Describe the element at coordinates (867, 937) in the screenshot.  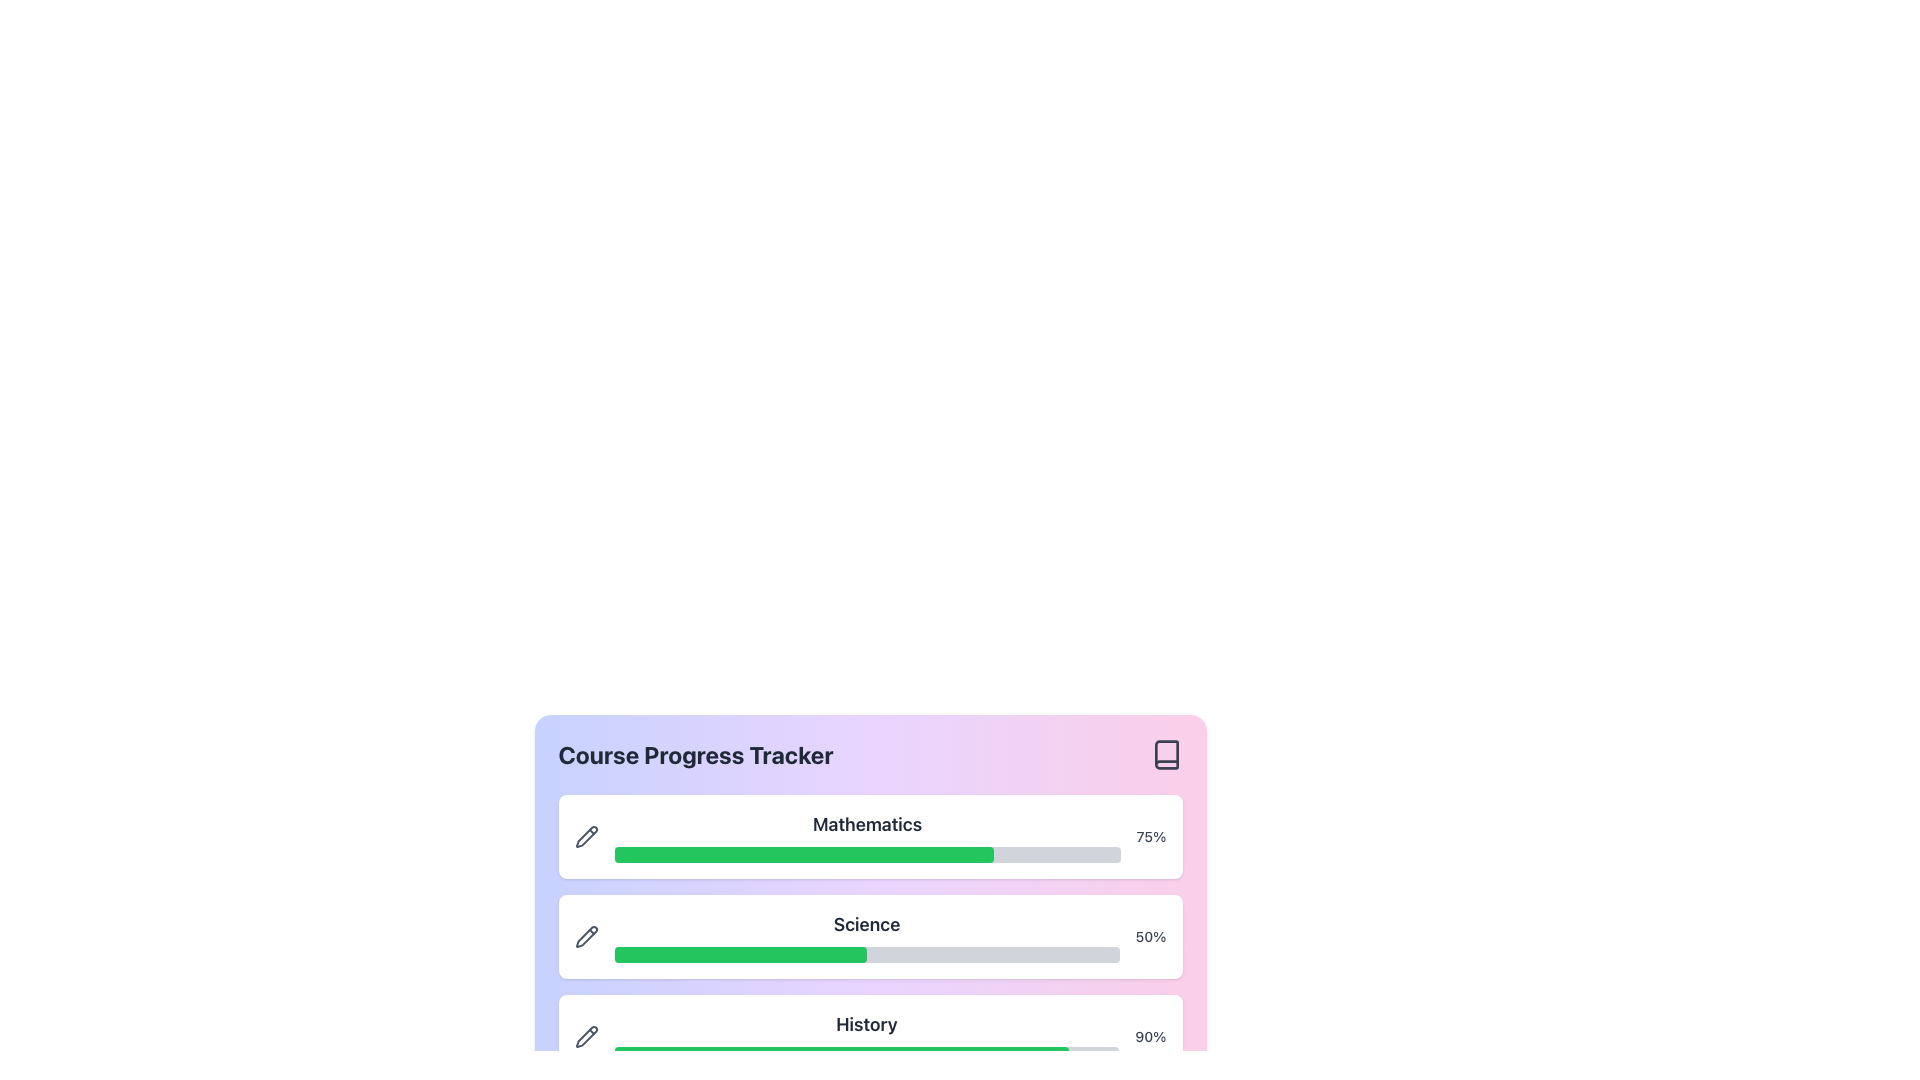
I see `the 'Science' label in the 'Course Progress Tracker' section, which is prominently displayed in bold font above the progress bar` at that location.